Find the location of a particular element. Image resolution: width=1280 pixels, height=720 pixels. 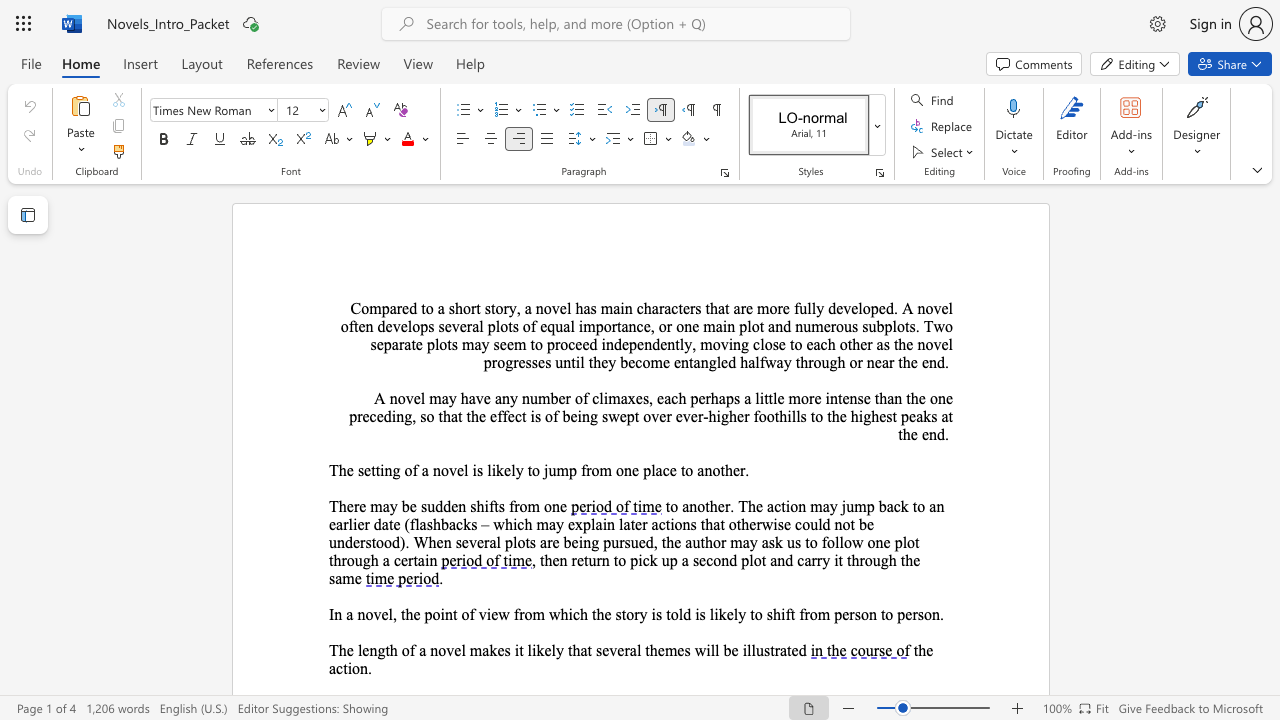

the subset text "eral plots are being pursued, the author may ask u" within the text "to another. The action may jump back to an earlier date (flashbacks – which may explain later actions that otherwise could not be understood). When several plots are being pursued, the author may ask us to follow one plot through a certain" is located at coordinates (475, 542).